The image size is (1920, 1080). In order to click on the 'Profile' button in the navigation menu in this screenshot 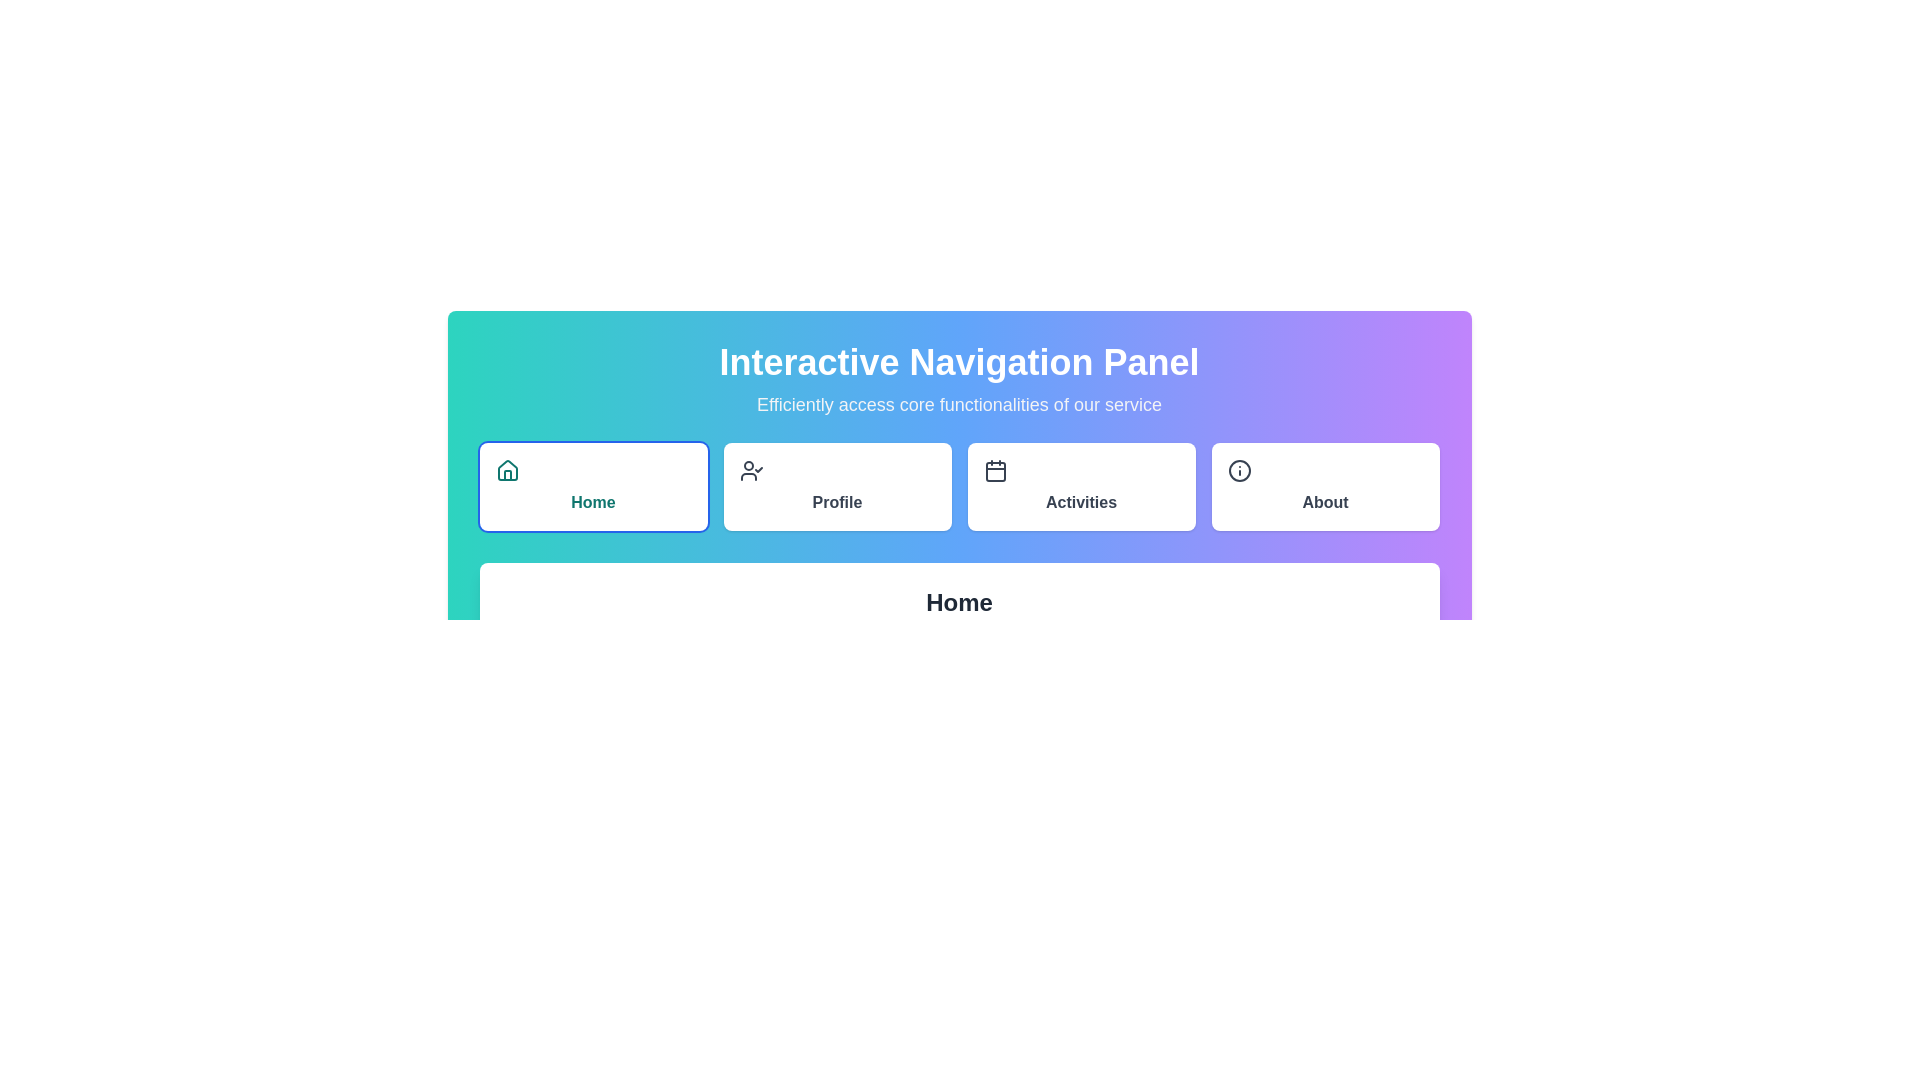, I will do `click(837, 486)`.